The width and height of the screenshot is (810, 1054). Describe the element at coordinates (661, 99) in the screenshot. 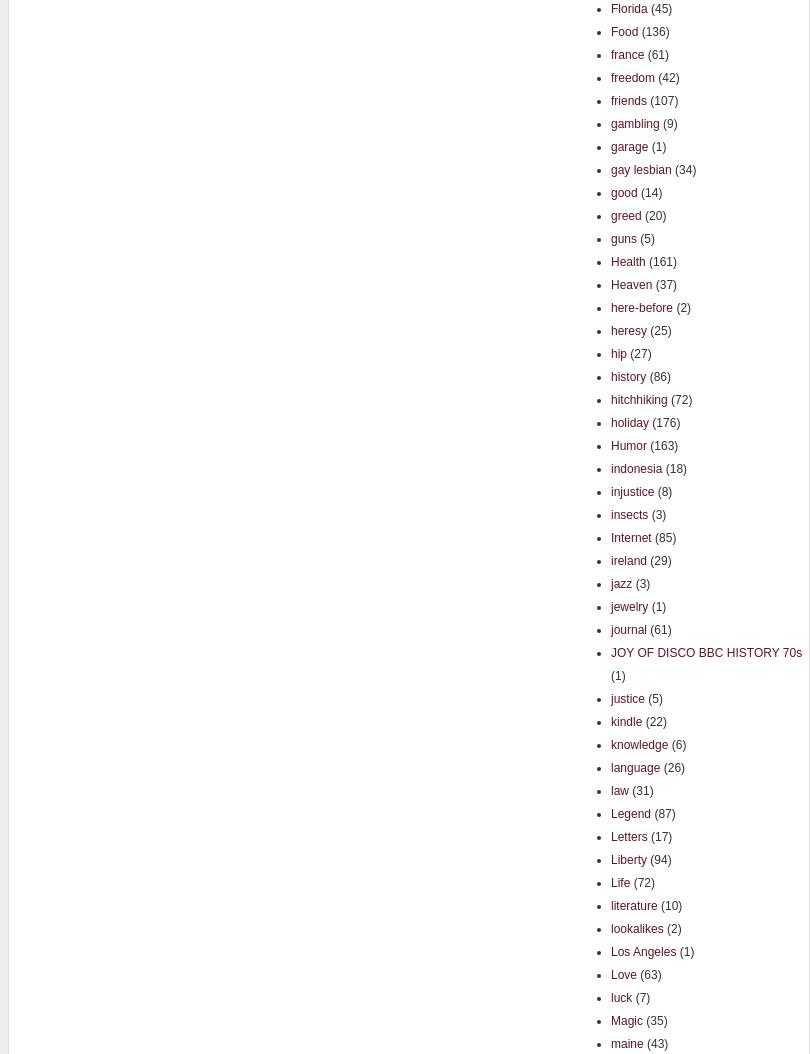

I see `'(107)'` at that location.